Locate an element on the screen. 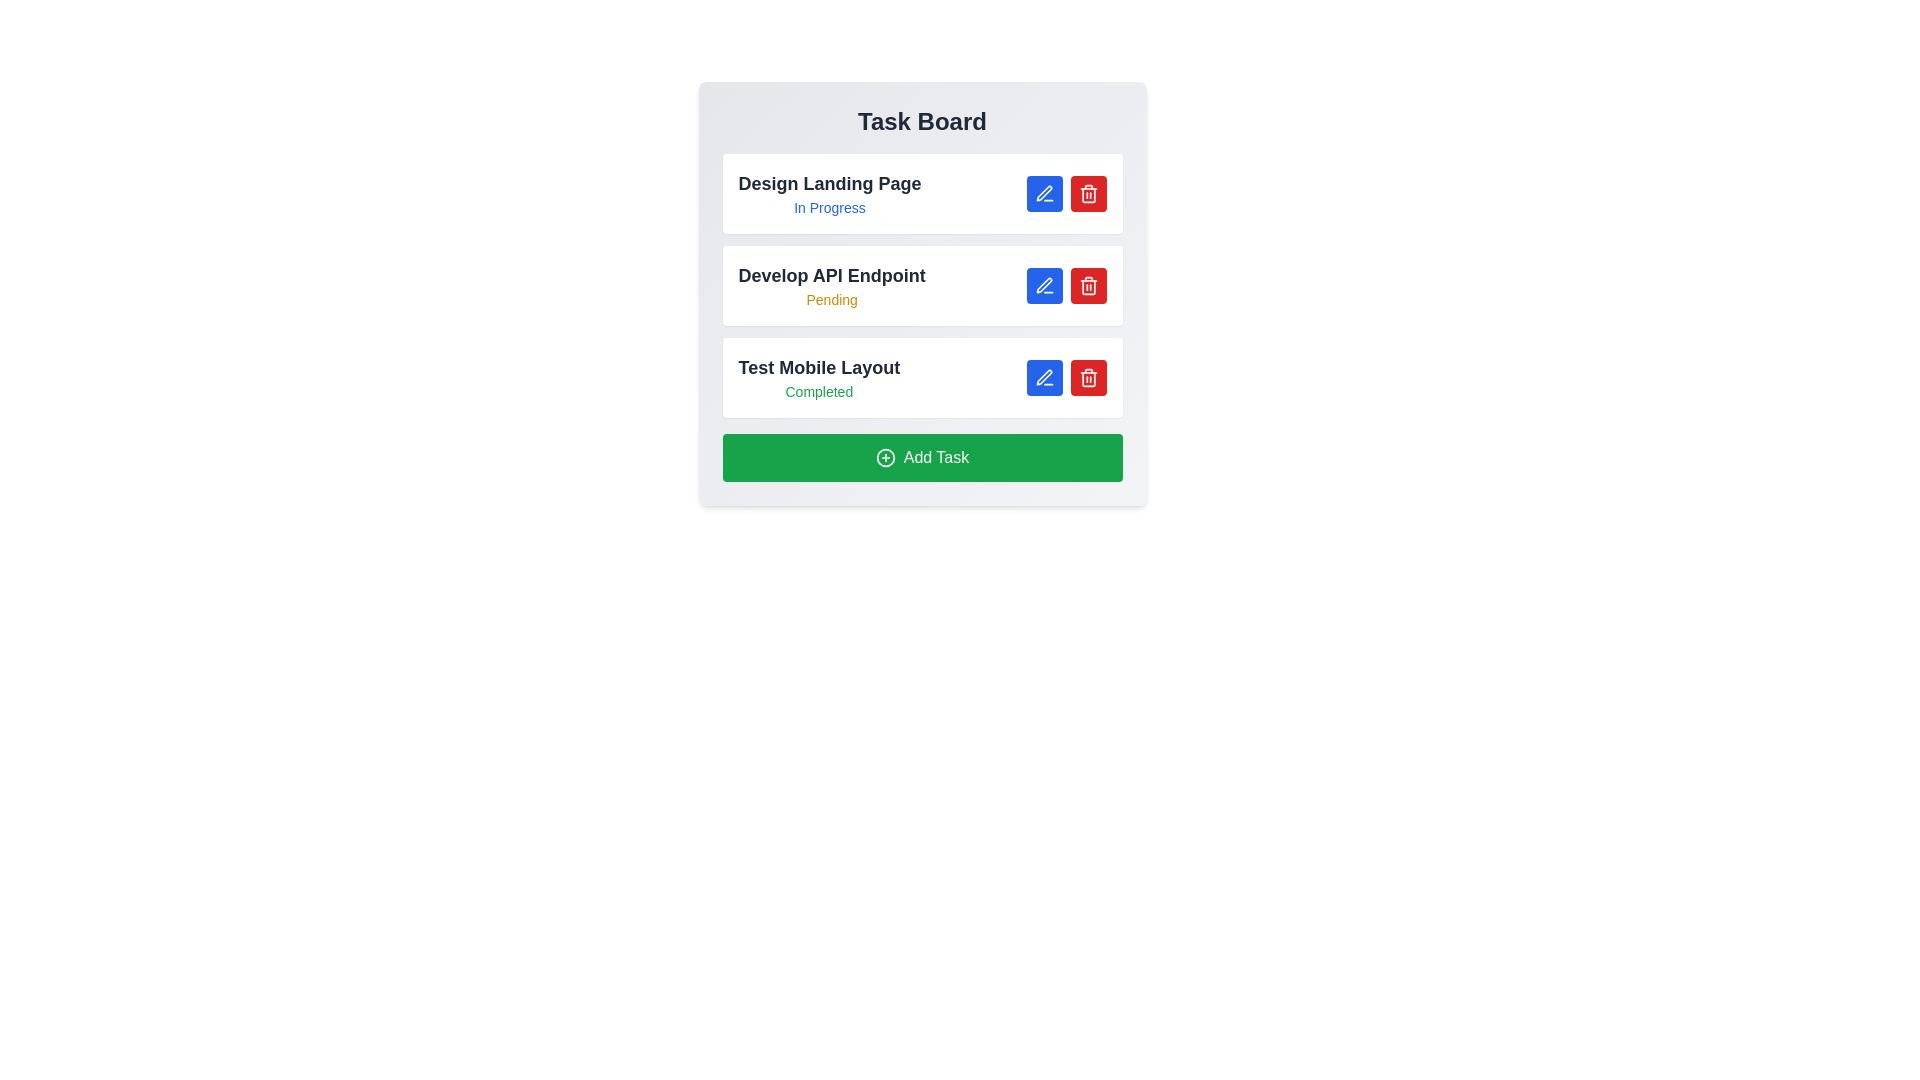 Image resolution: width=1920 pixels, height=1080 pixels. the edit button next to the task with the name Design Landing Page is located at coordinates (1043, 193).